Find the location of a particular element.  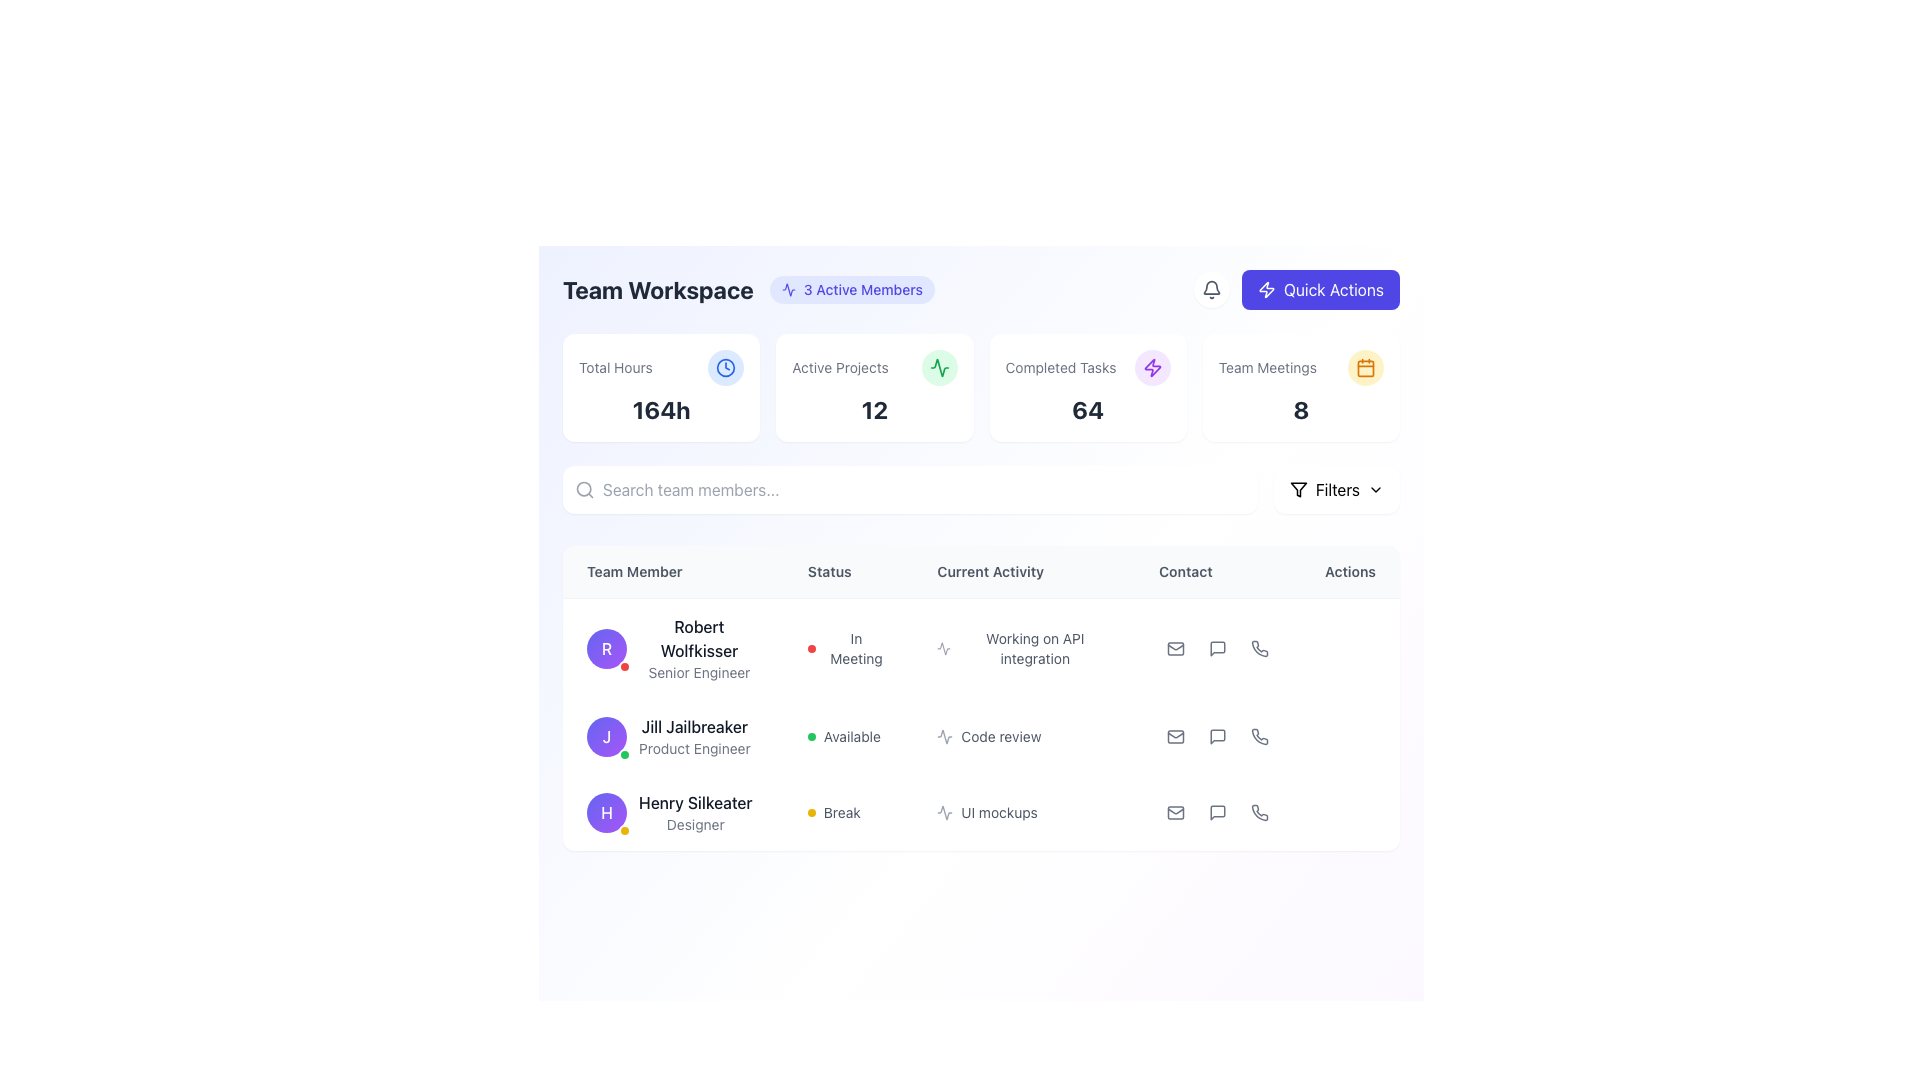

the current activity text of team member 'Jill Jailbreaker' located in the 'Current Activity' column of the second row in the table is located at coordinates (981, 724).